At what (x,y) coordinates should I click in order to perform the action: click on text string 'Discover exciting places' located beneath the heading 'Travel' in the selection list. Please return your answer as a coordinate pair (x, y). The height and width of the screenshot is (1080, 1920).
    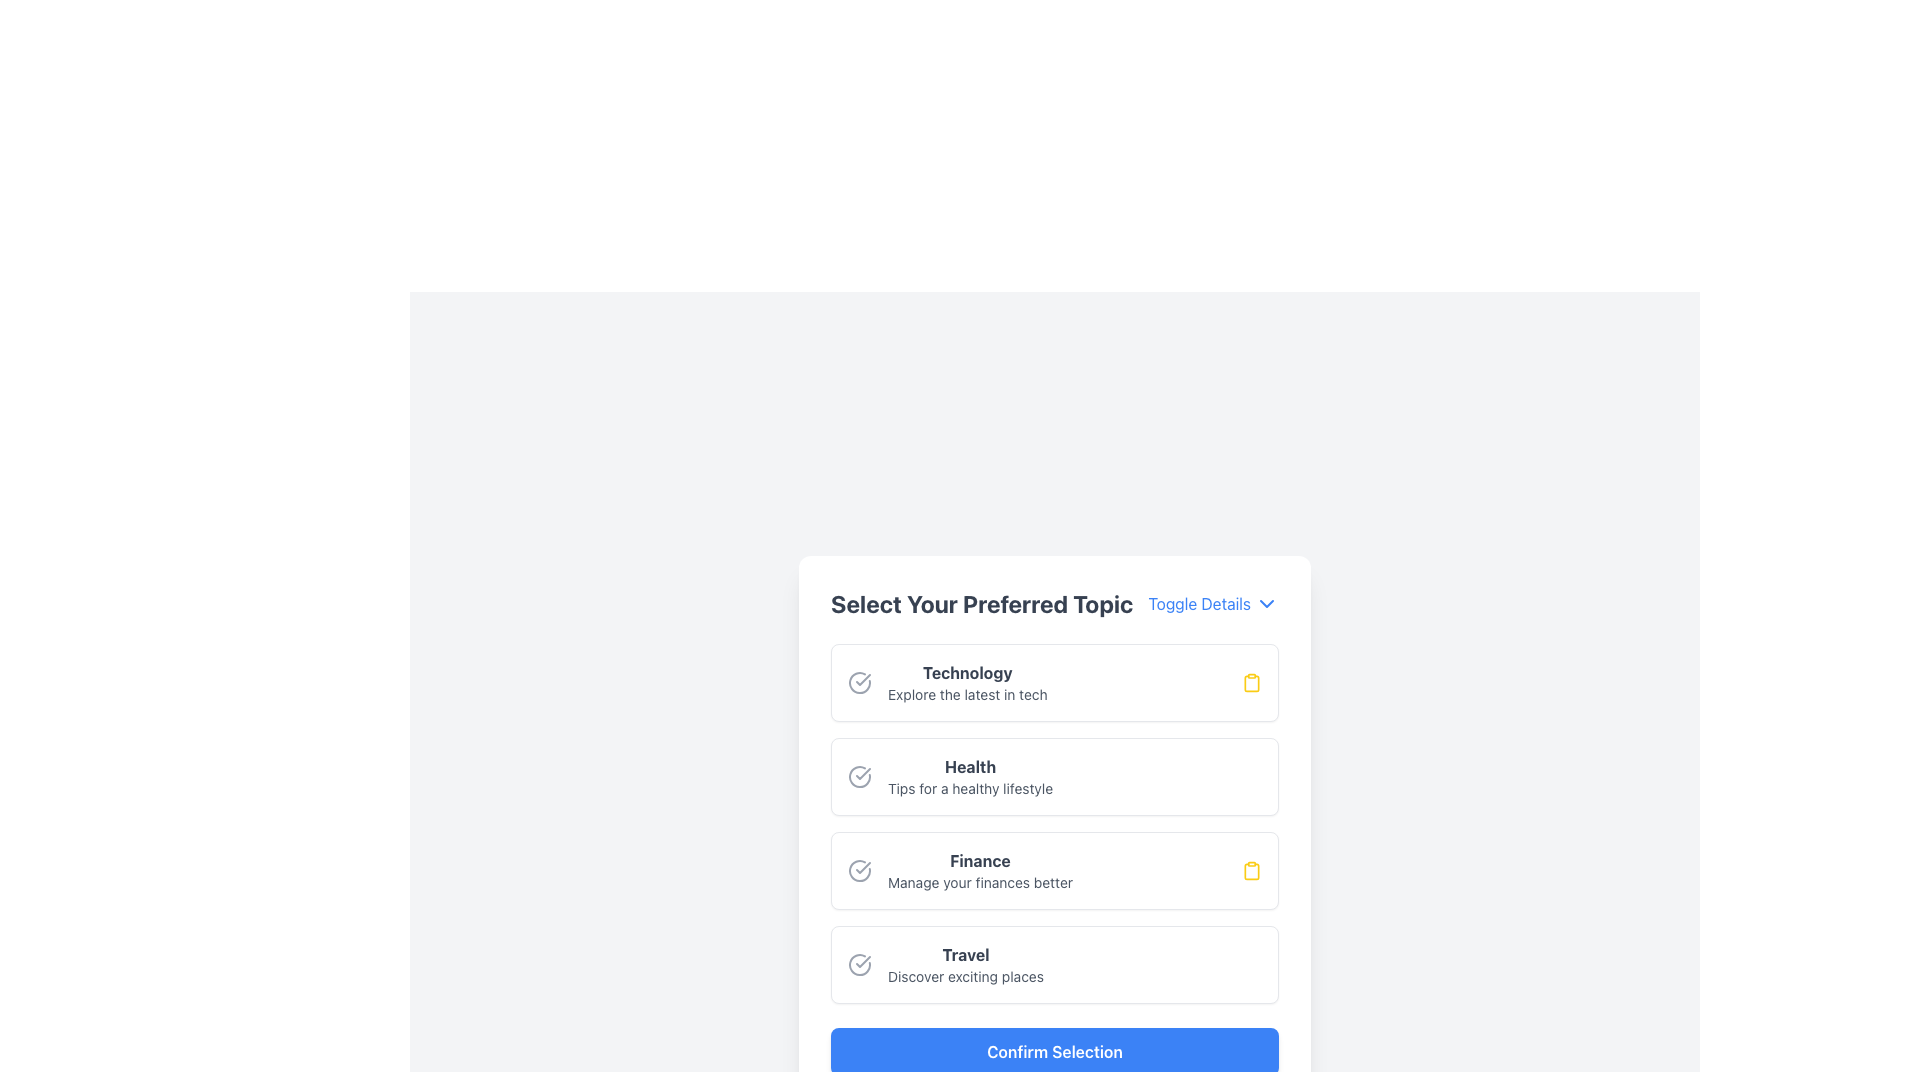
    Looking at the image, I should click on (965, 975).